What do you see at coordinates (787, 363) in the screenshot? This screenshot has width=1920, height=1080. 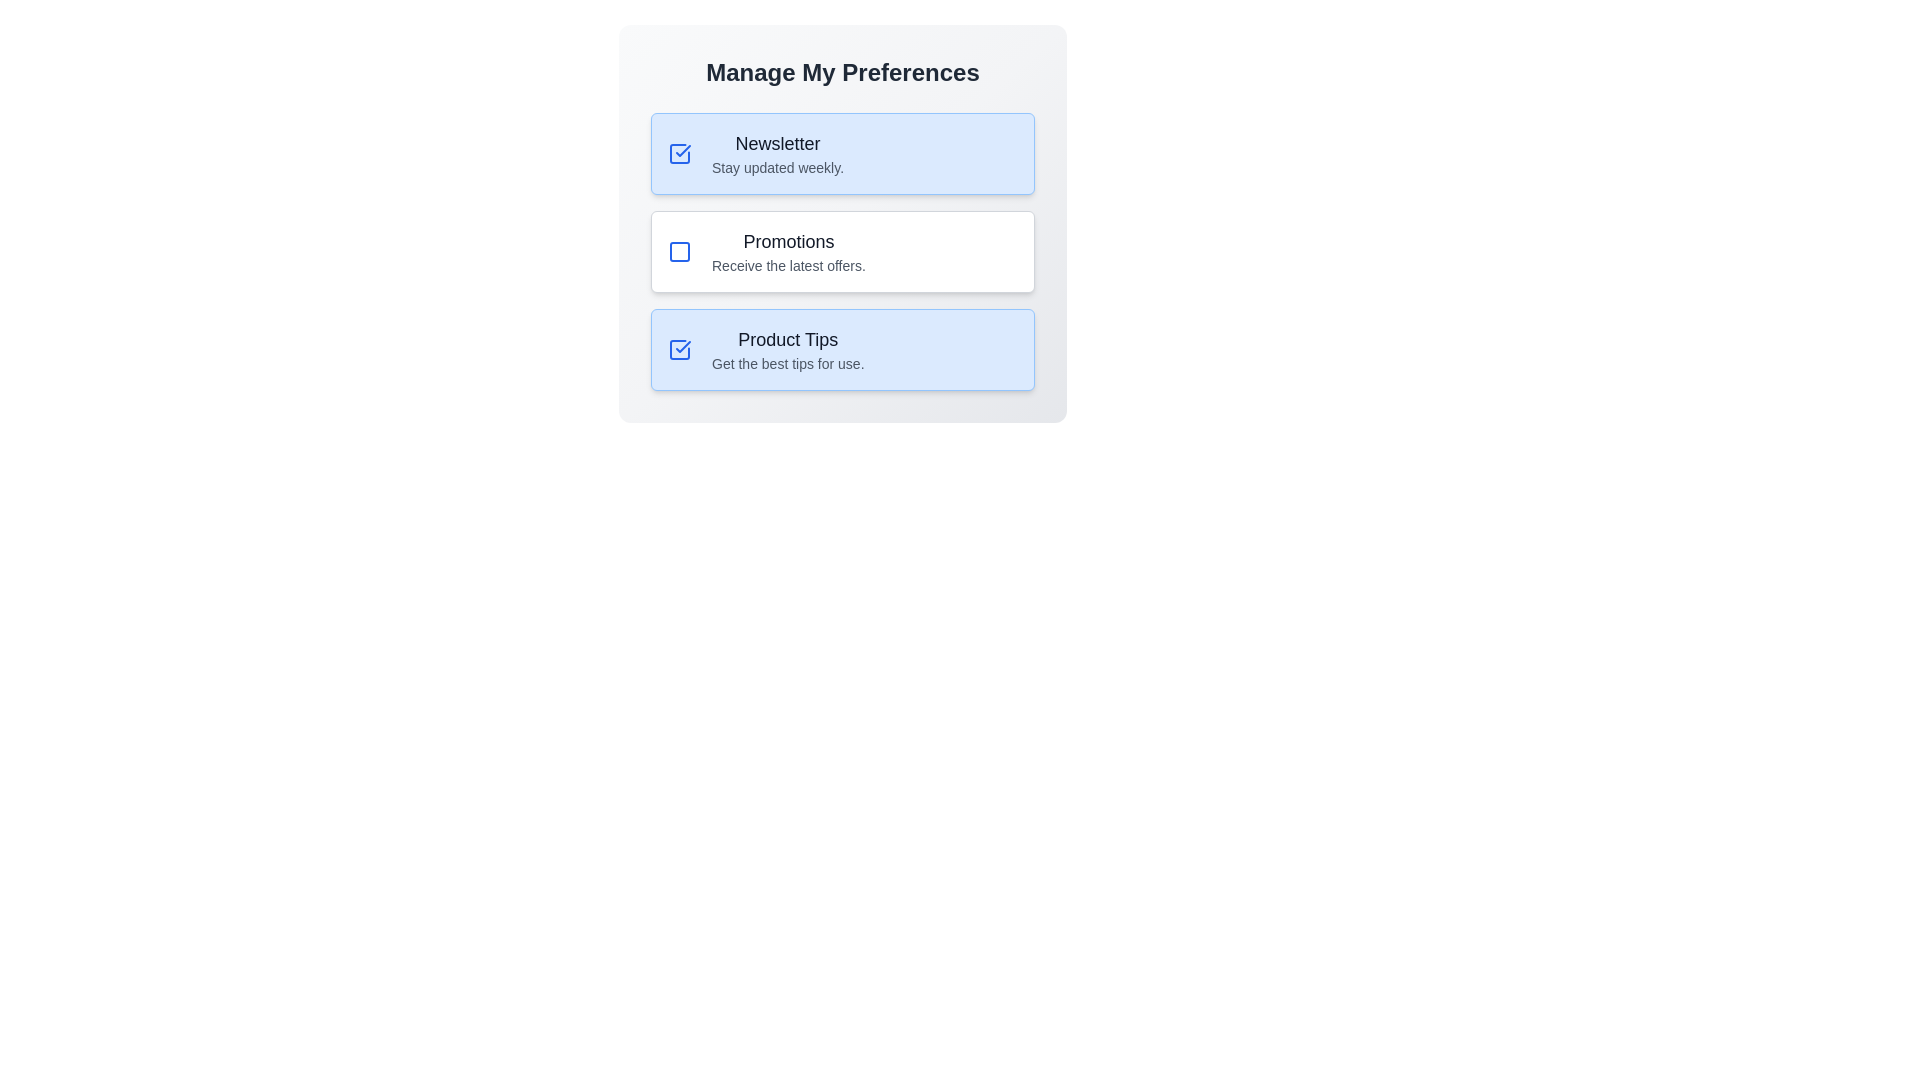 I see `the Text Label providing additional information related to the 'Product Tips' section, located underneath the title text within the 'Manage My Preferences' group` at bounding box center [787, 363].